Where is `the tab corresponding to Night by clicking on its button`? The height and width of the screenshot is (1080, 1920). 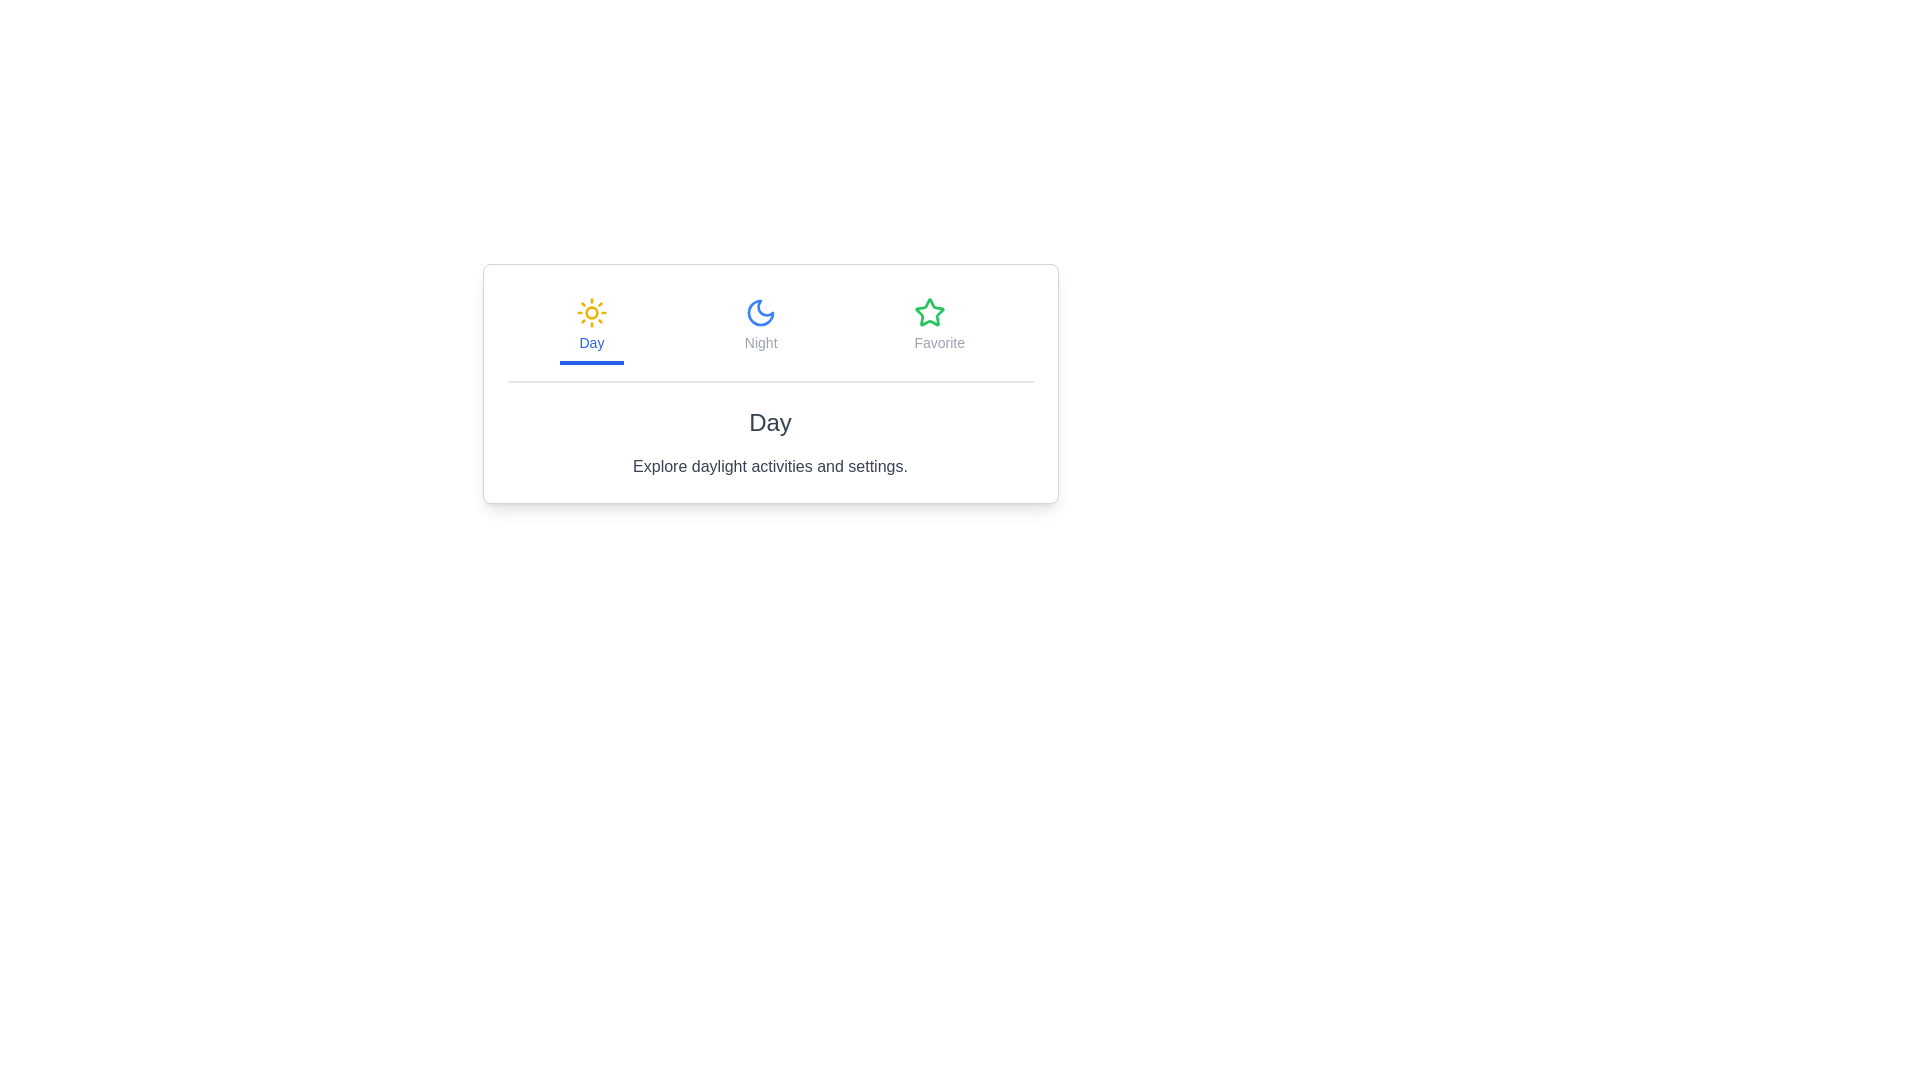
the tab corresponding to Night by clicking on its button is located at coordinates (760, 326).